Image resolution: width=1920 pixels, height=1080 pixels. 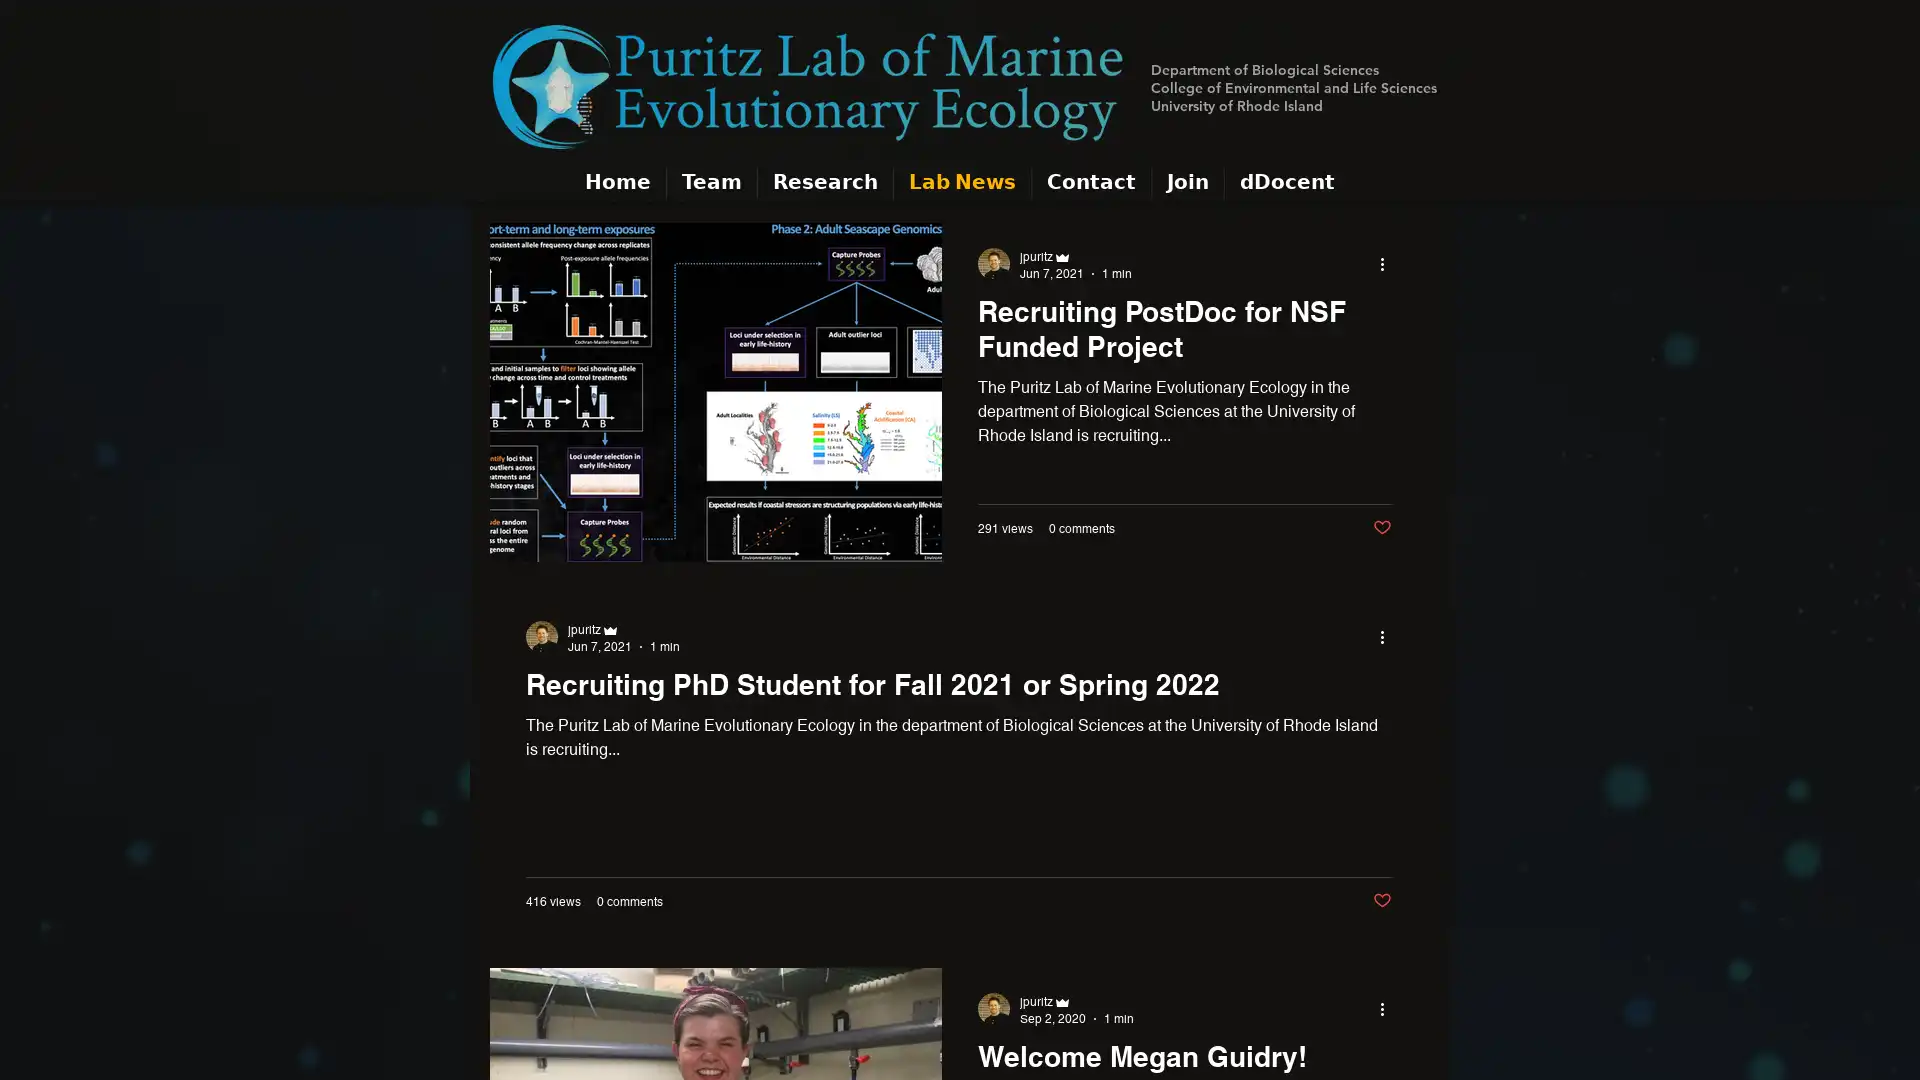 What do you see at coordinates (1387, 262) in the screenshot?
I see `More actions` at bounding box center [1387, 262].